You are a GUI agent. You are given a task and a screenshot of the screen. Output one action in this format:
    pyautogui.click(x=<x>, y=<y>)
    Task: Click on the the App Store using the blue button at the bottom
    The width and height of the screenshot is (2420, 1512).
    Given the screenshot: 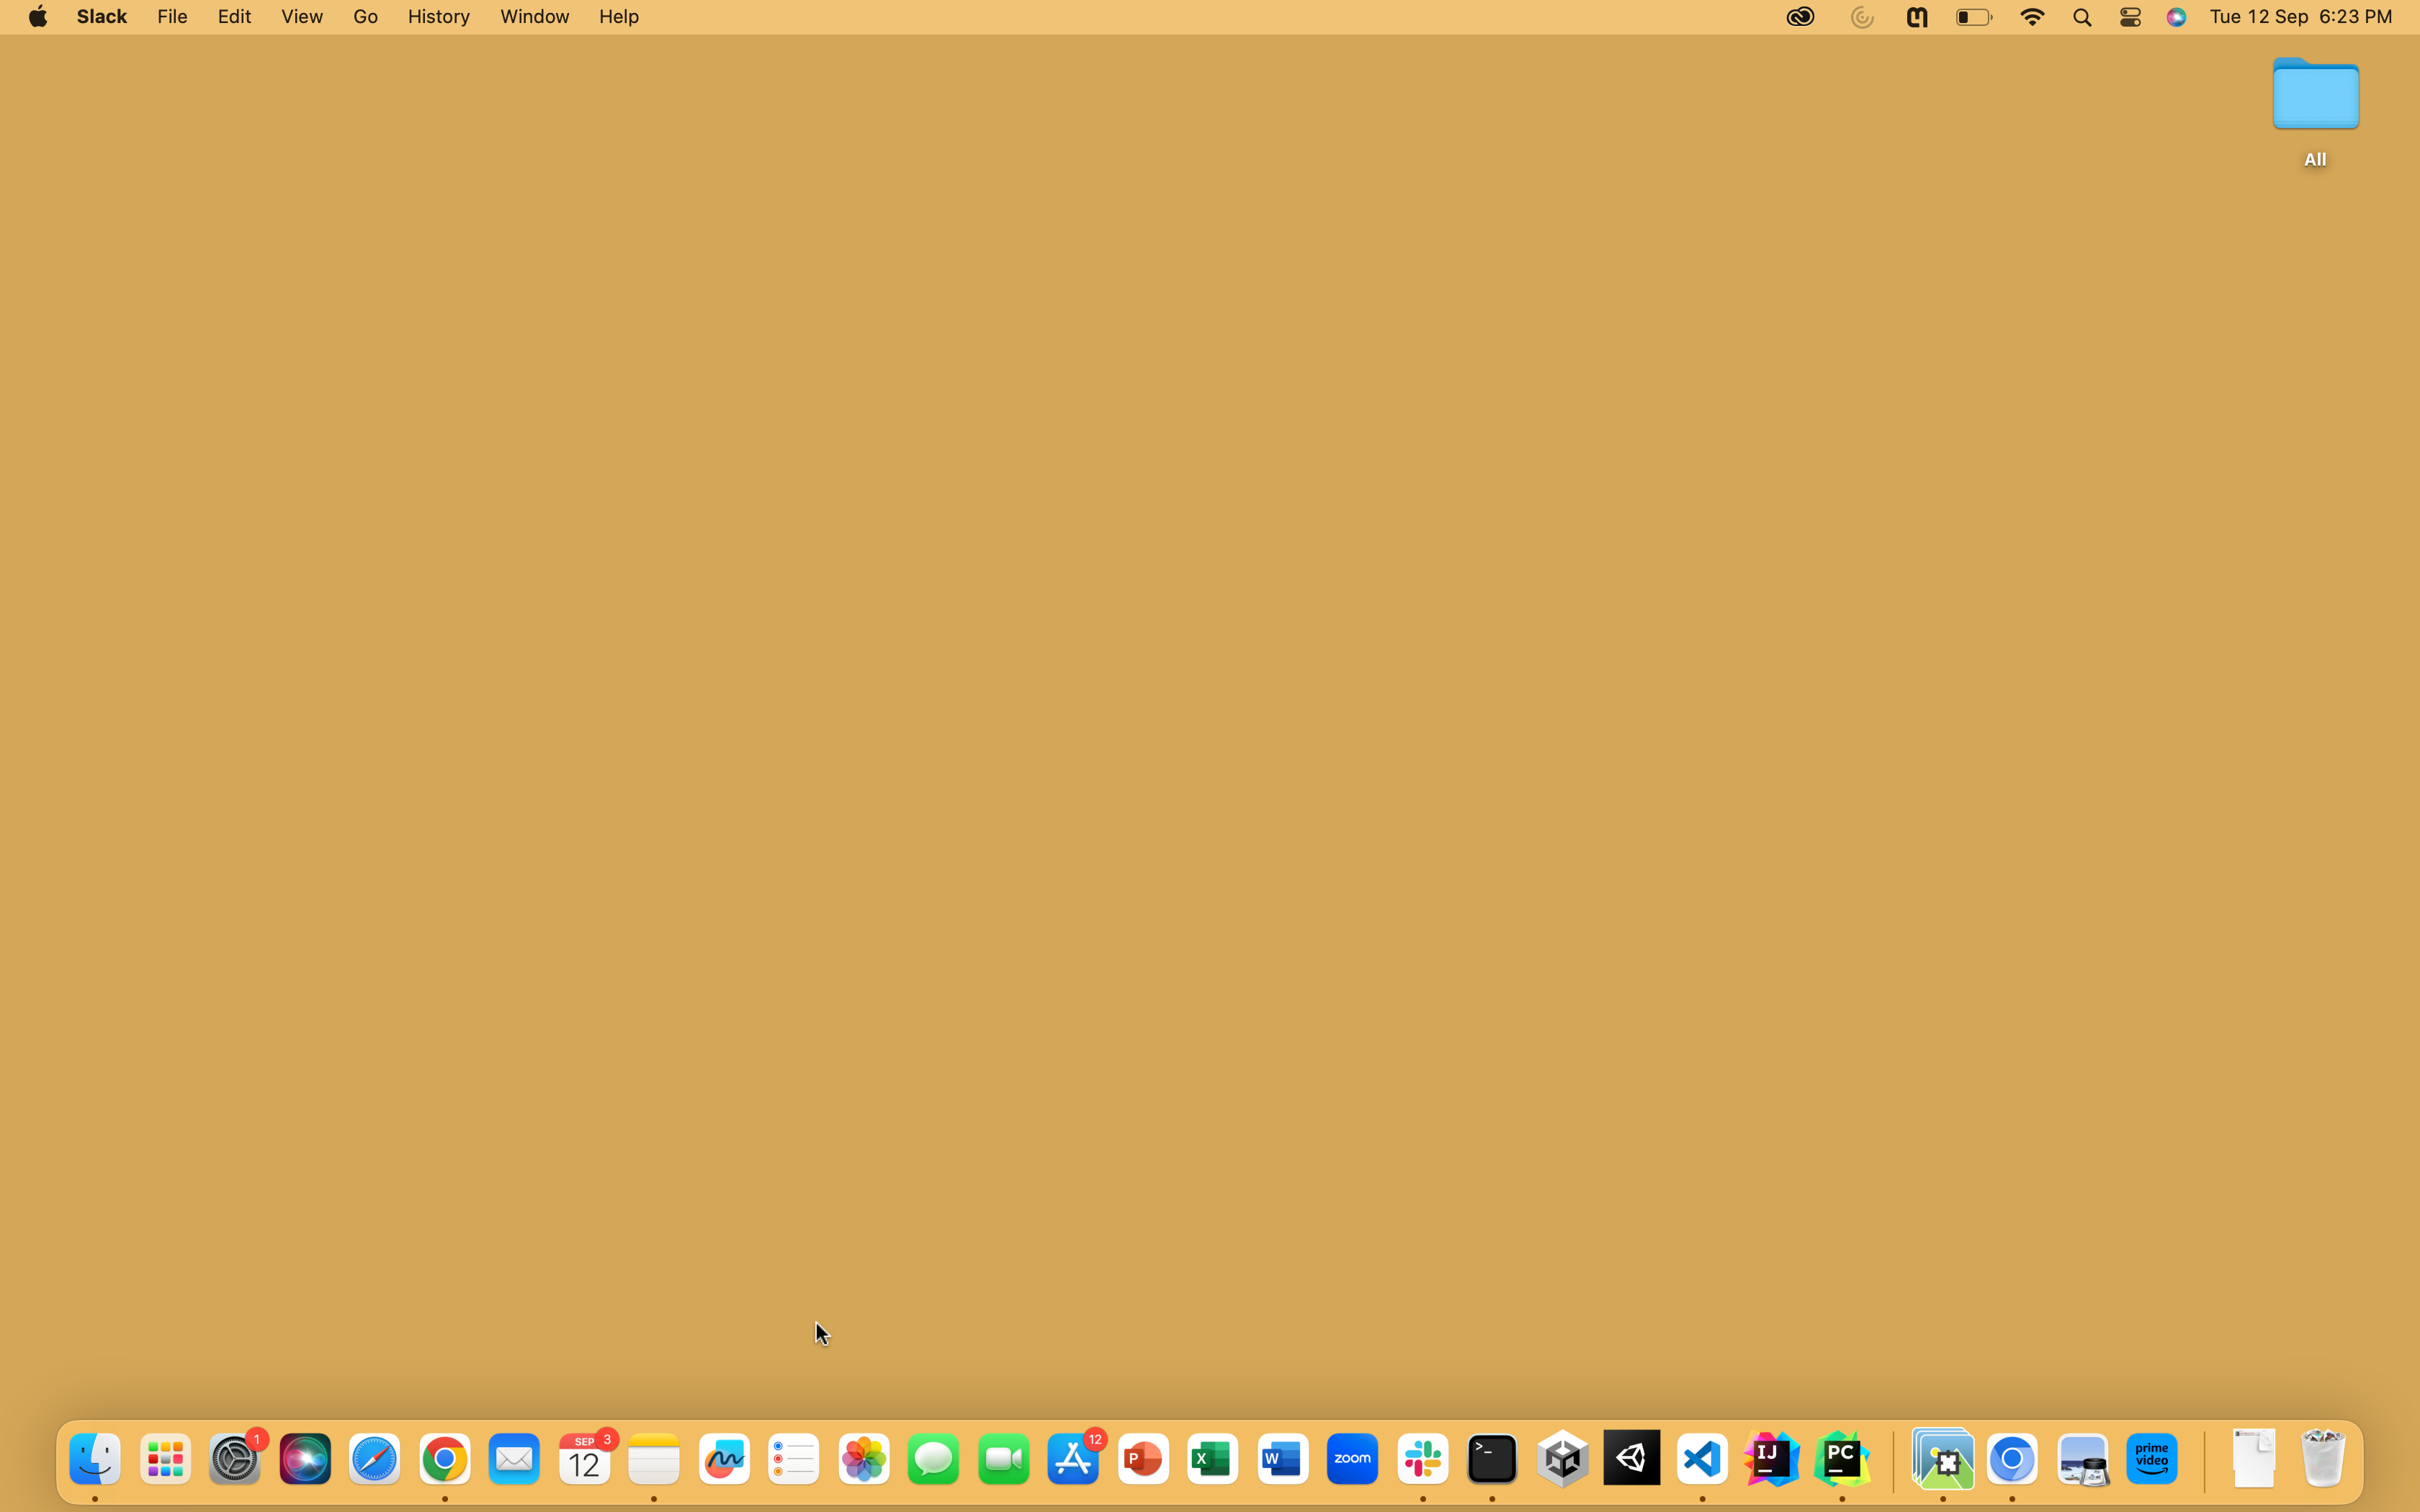 What is the action you would take?
    pyautogui.click(x=1073, y=1459)
    